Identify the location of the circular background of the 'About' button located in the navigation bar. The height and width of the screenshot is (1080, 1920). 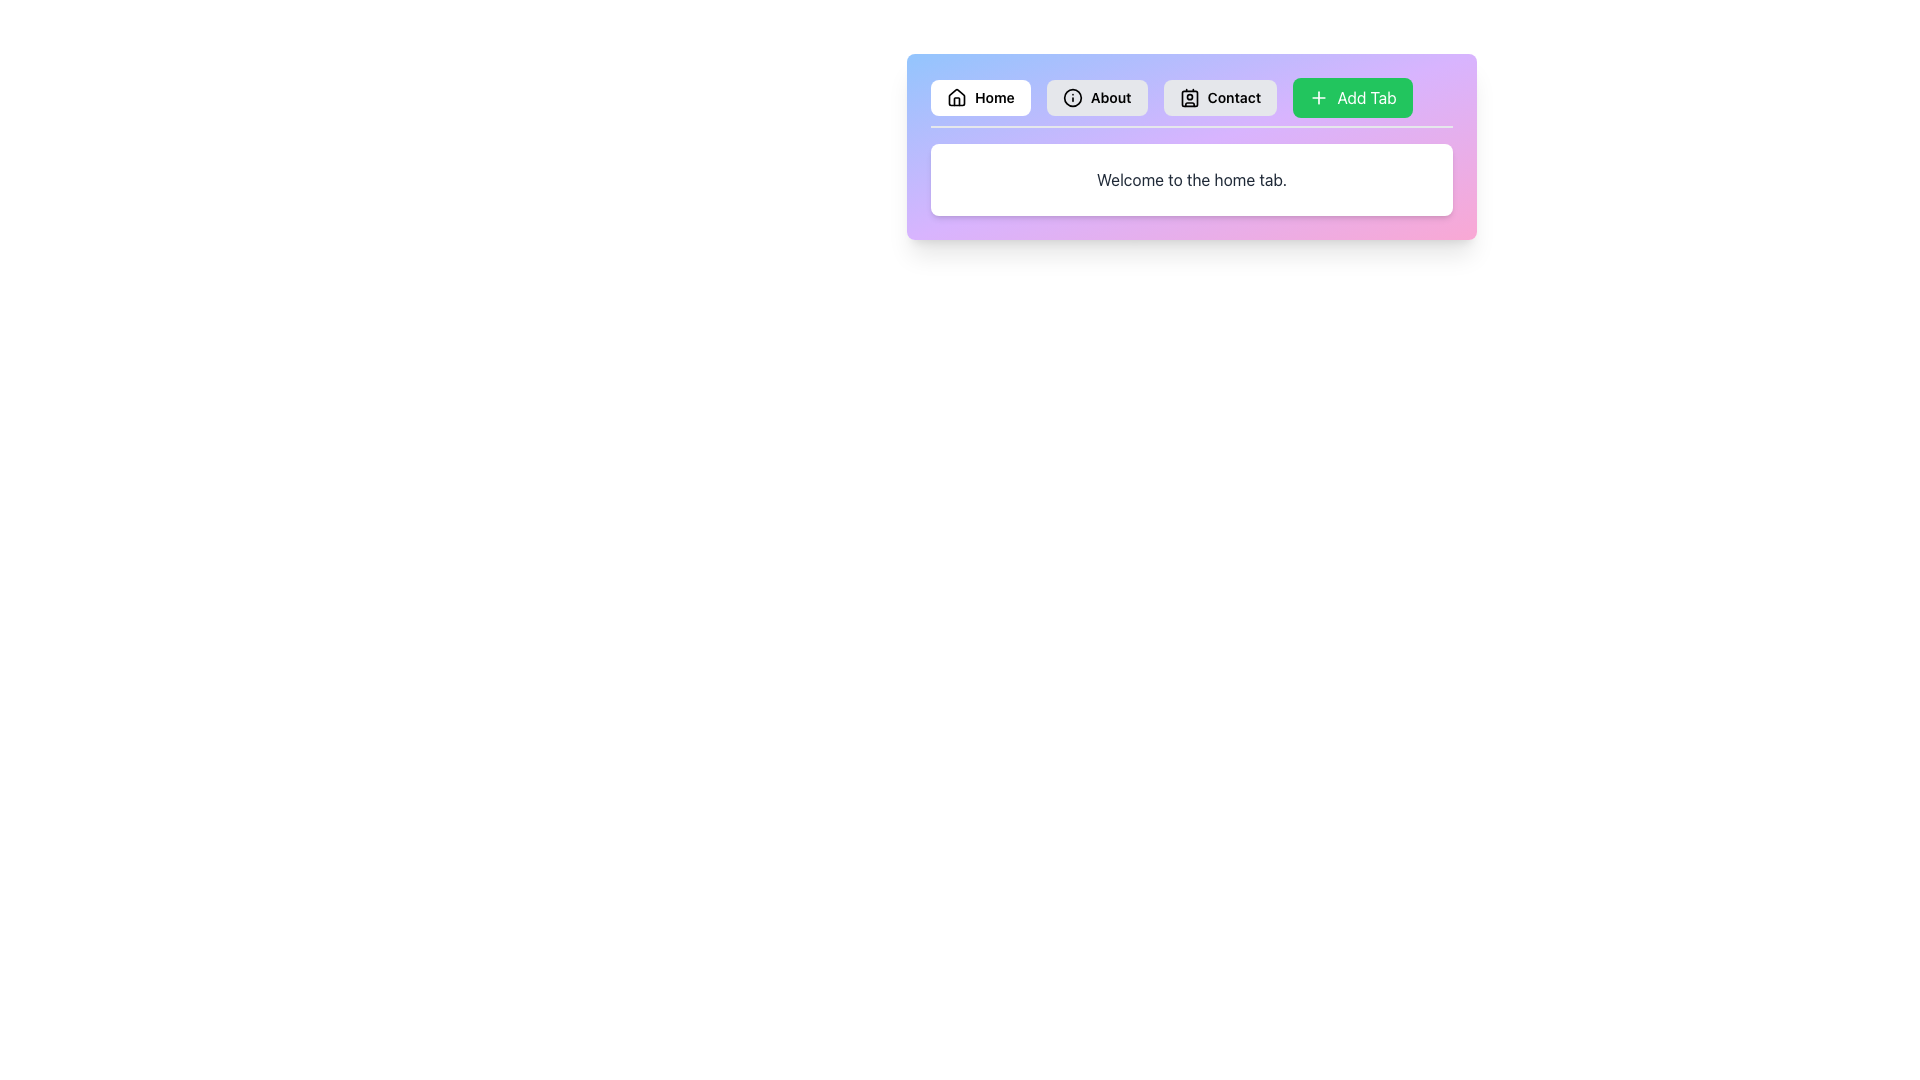
(1071, 97).